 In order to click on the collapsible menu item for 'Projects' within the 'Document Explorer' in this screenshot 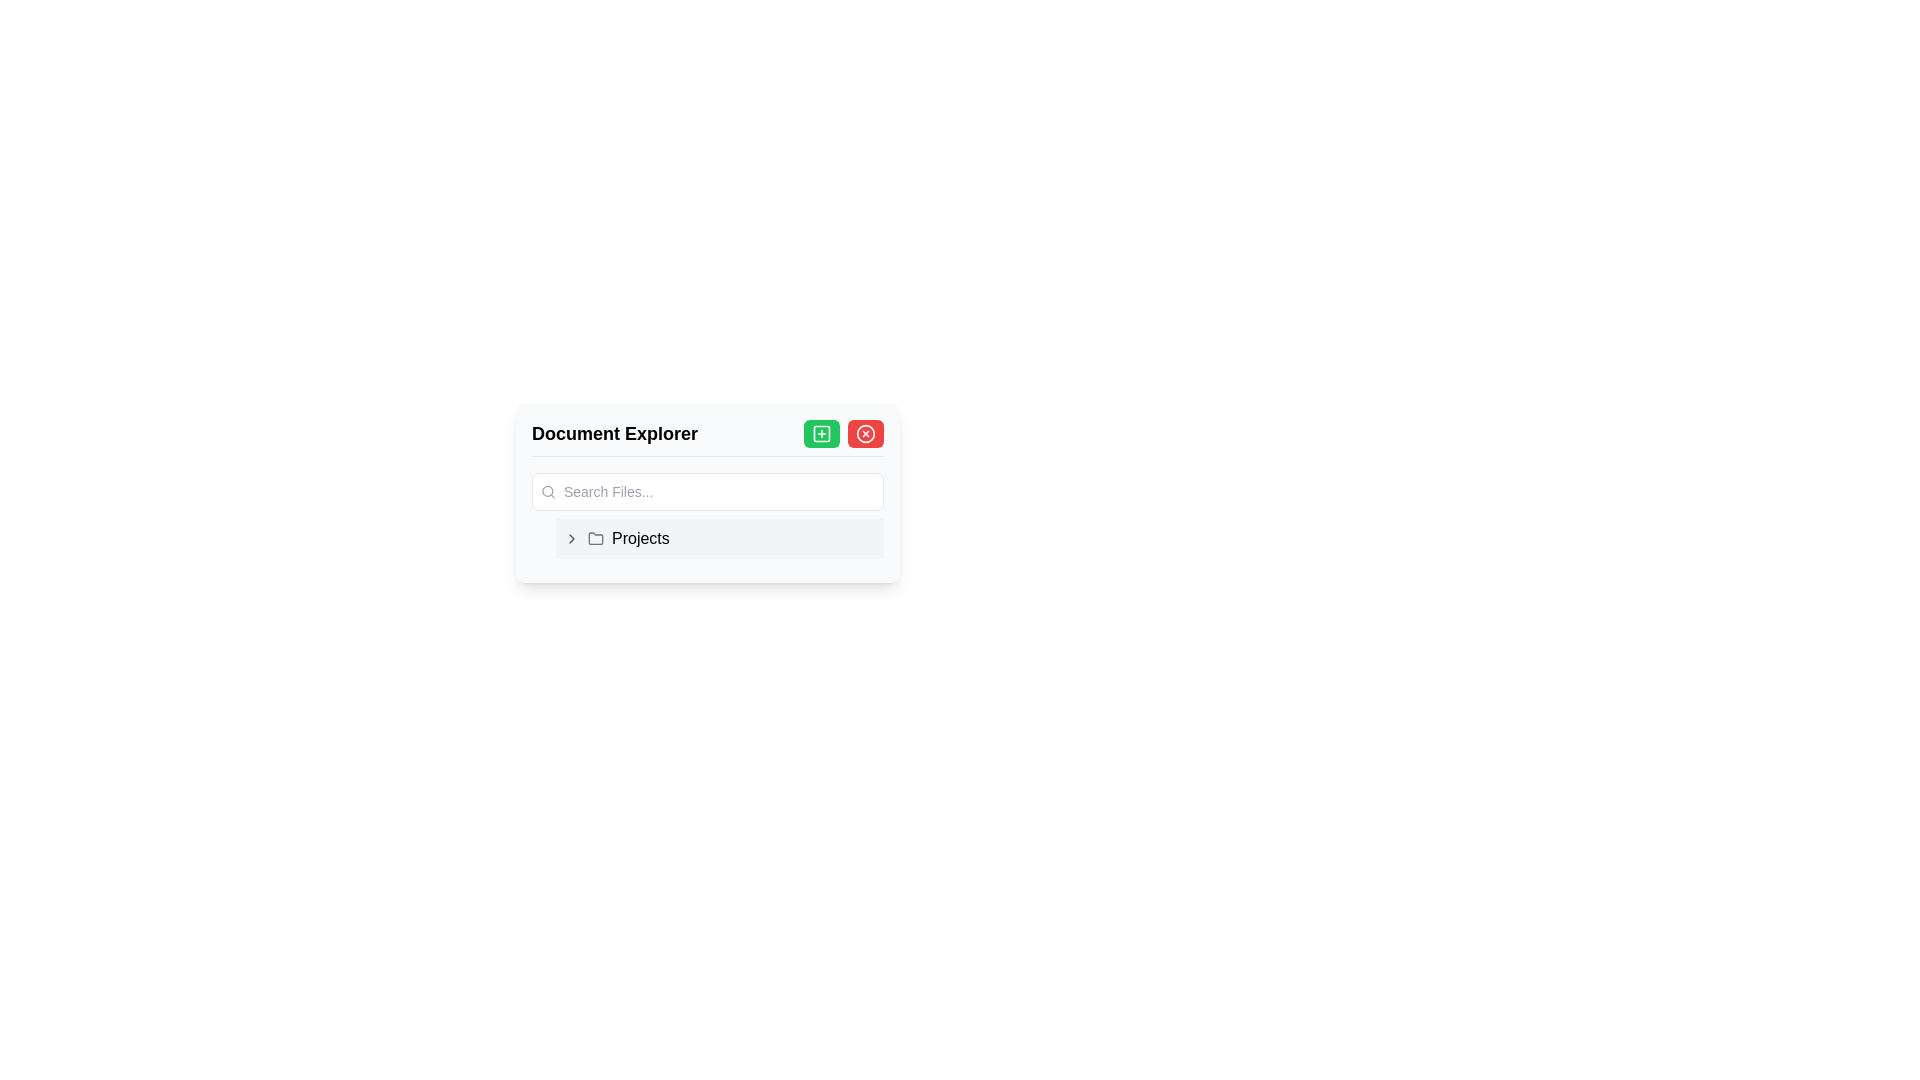, I will do `click(708, 538)`.